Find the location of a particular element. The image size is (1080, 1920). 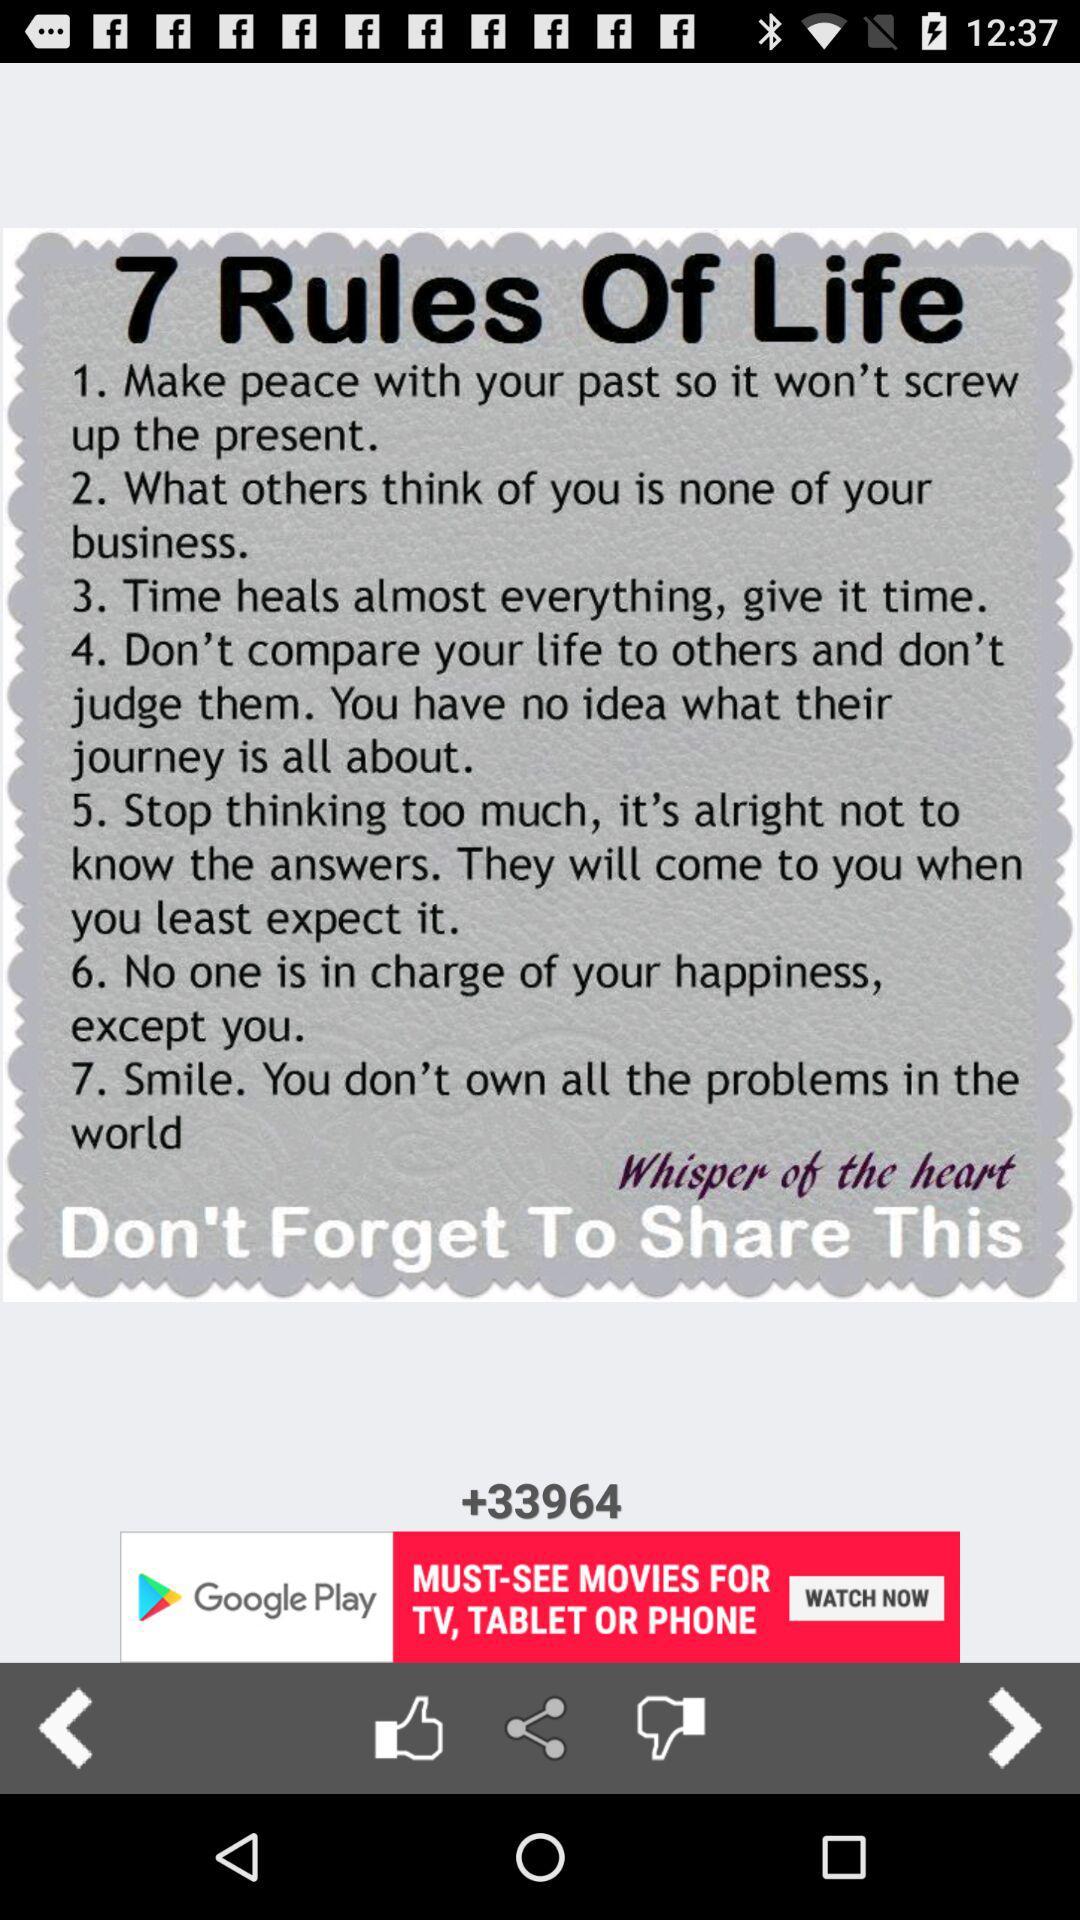

share the article is located at coordinates (538, 1727).